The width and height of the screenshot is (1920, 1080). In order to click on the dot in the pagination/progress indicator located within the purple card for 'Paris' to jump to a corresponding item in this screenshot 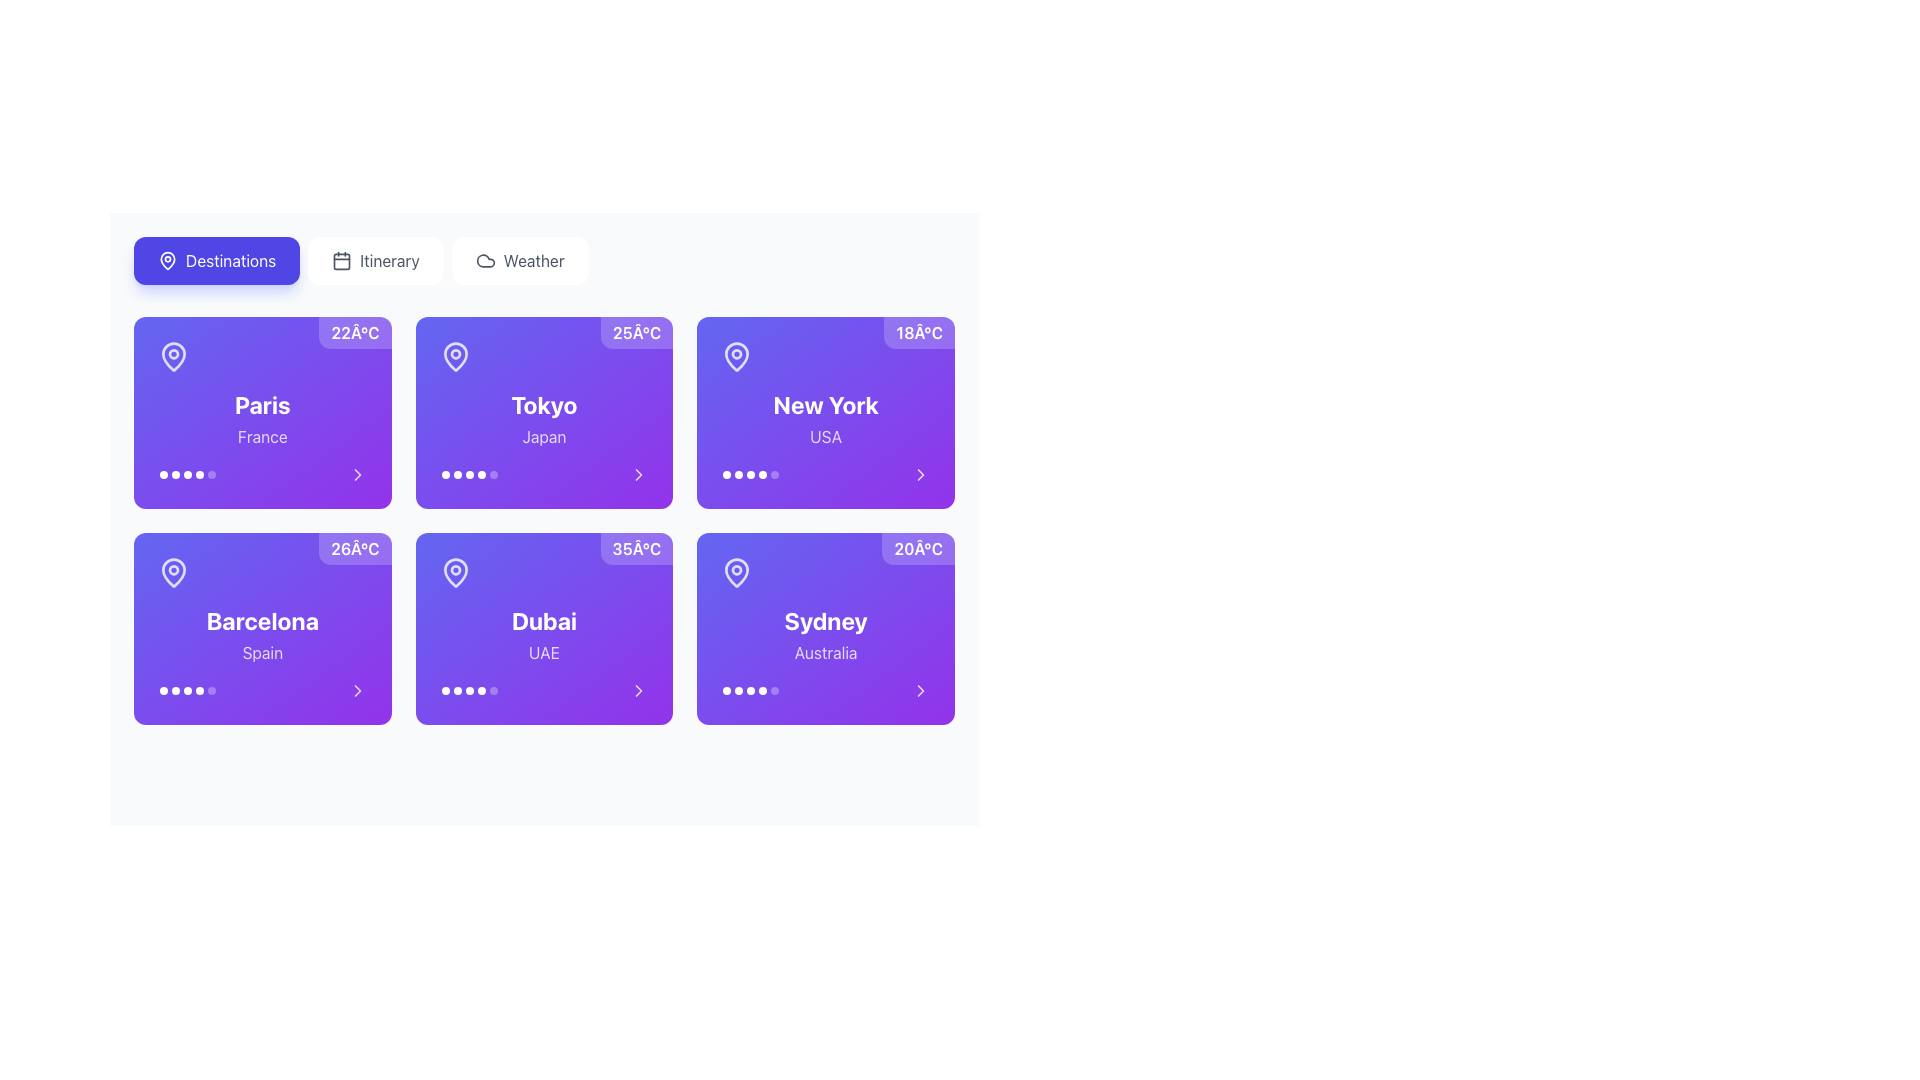, I will do `click(261, 474)`.